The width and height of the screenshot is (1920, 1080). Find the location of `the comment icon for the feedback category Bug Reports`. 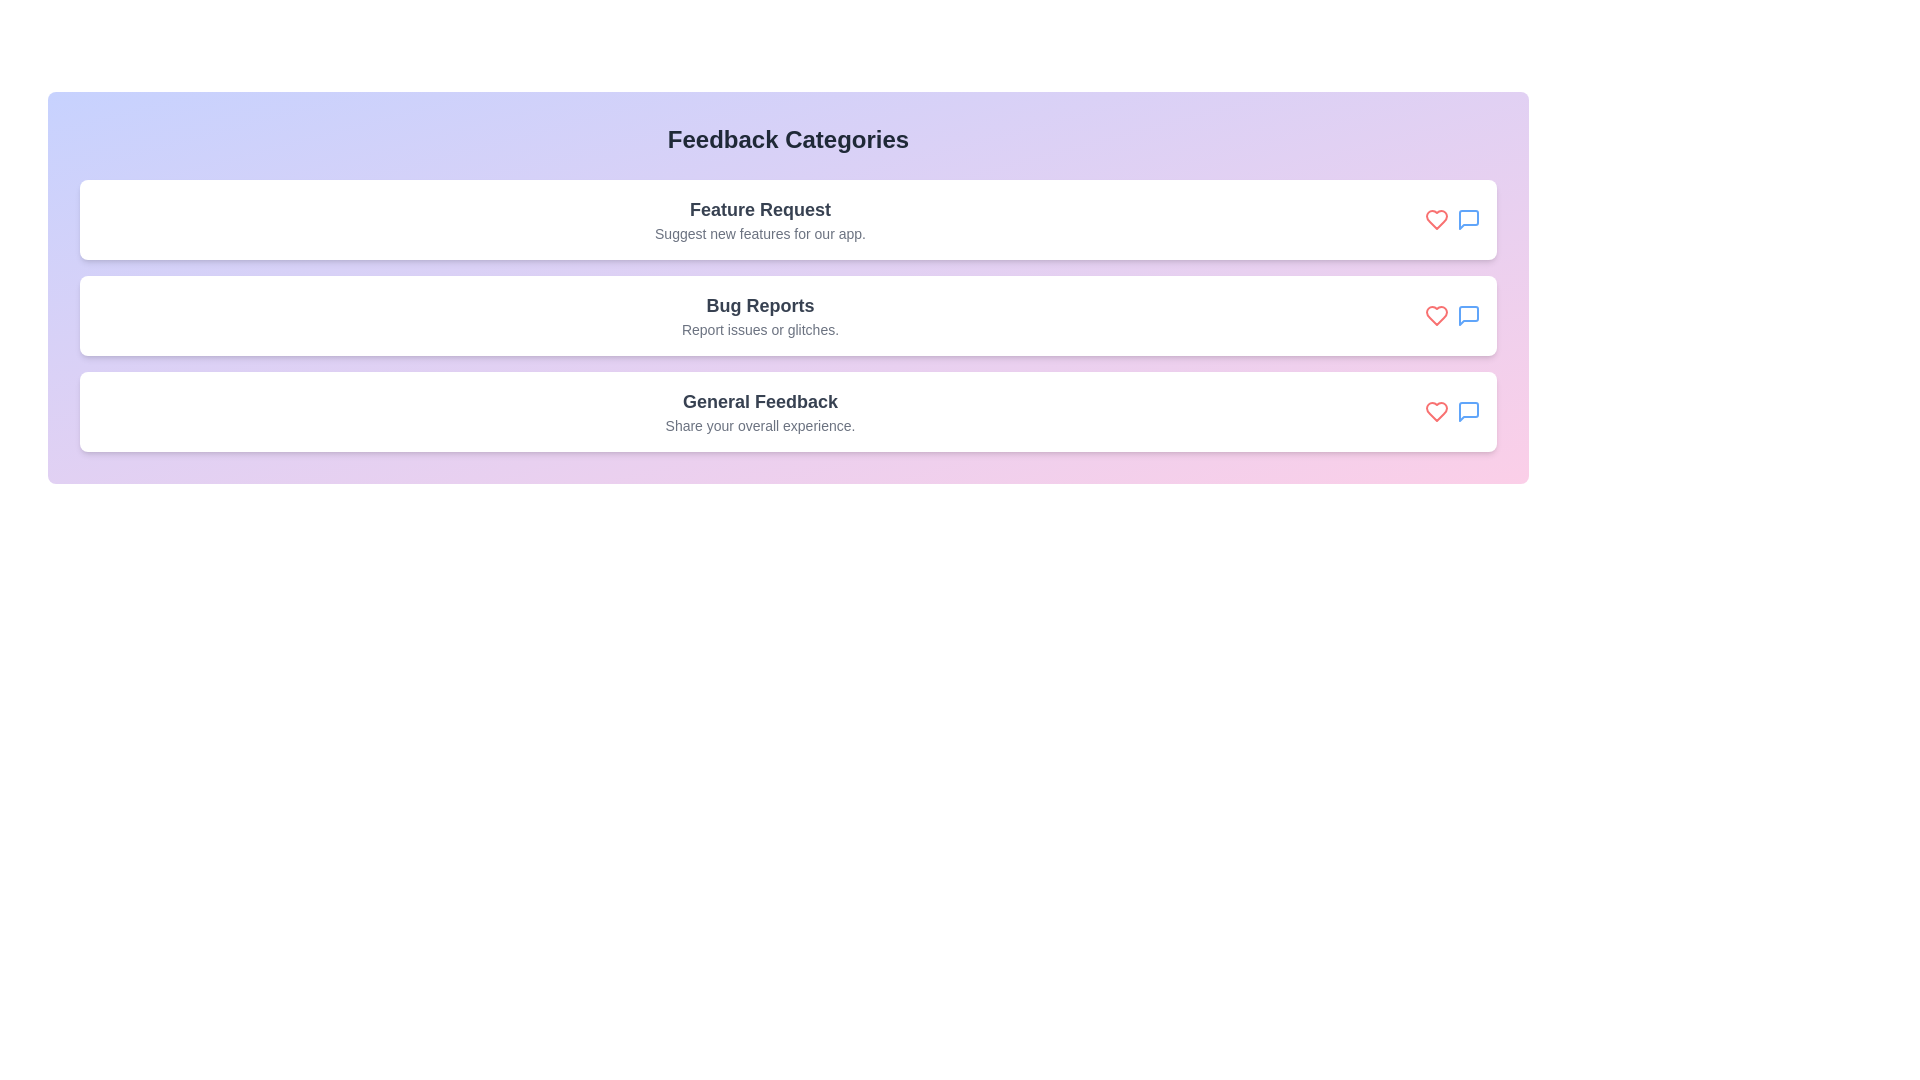

the comment icon for the feedback category Bug Reports is located at coordinates (1468, 315).